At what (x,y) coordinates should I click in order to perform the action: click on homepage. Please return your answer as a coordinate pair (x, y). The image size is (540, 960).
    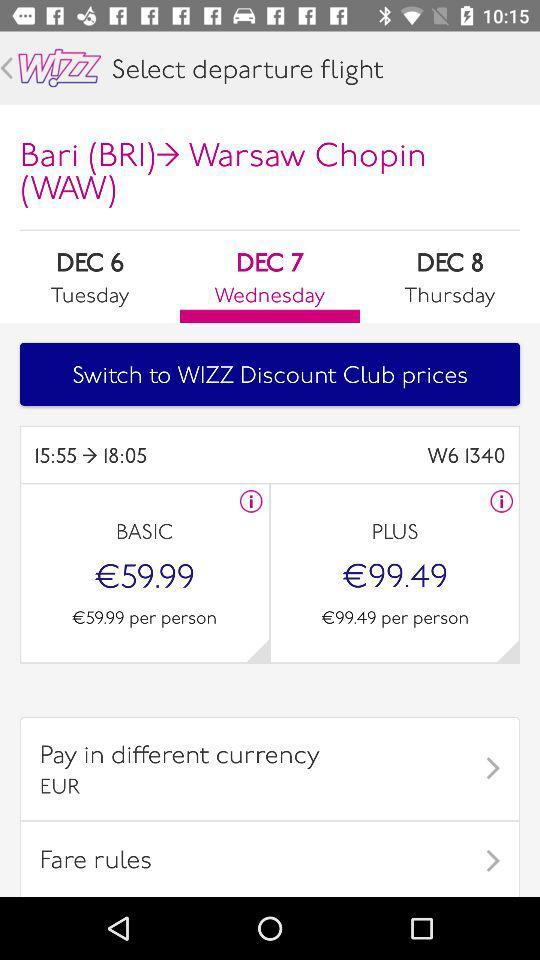
    Looking at the image, I should click on (59, 68).